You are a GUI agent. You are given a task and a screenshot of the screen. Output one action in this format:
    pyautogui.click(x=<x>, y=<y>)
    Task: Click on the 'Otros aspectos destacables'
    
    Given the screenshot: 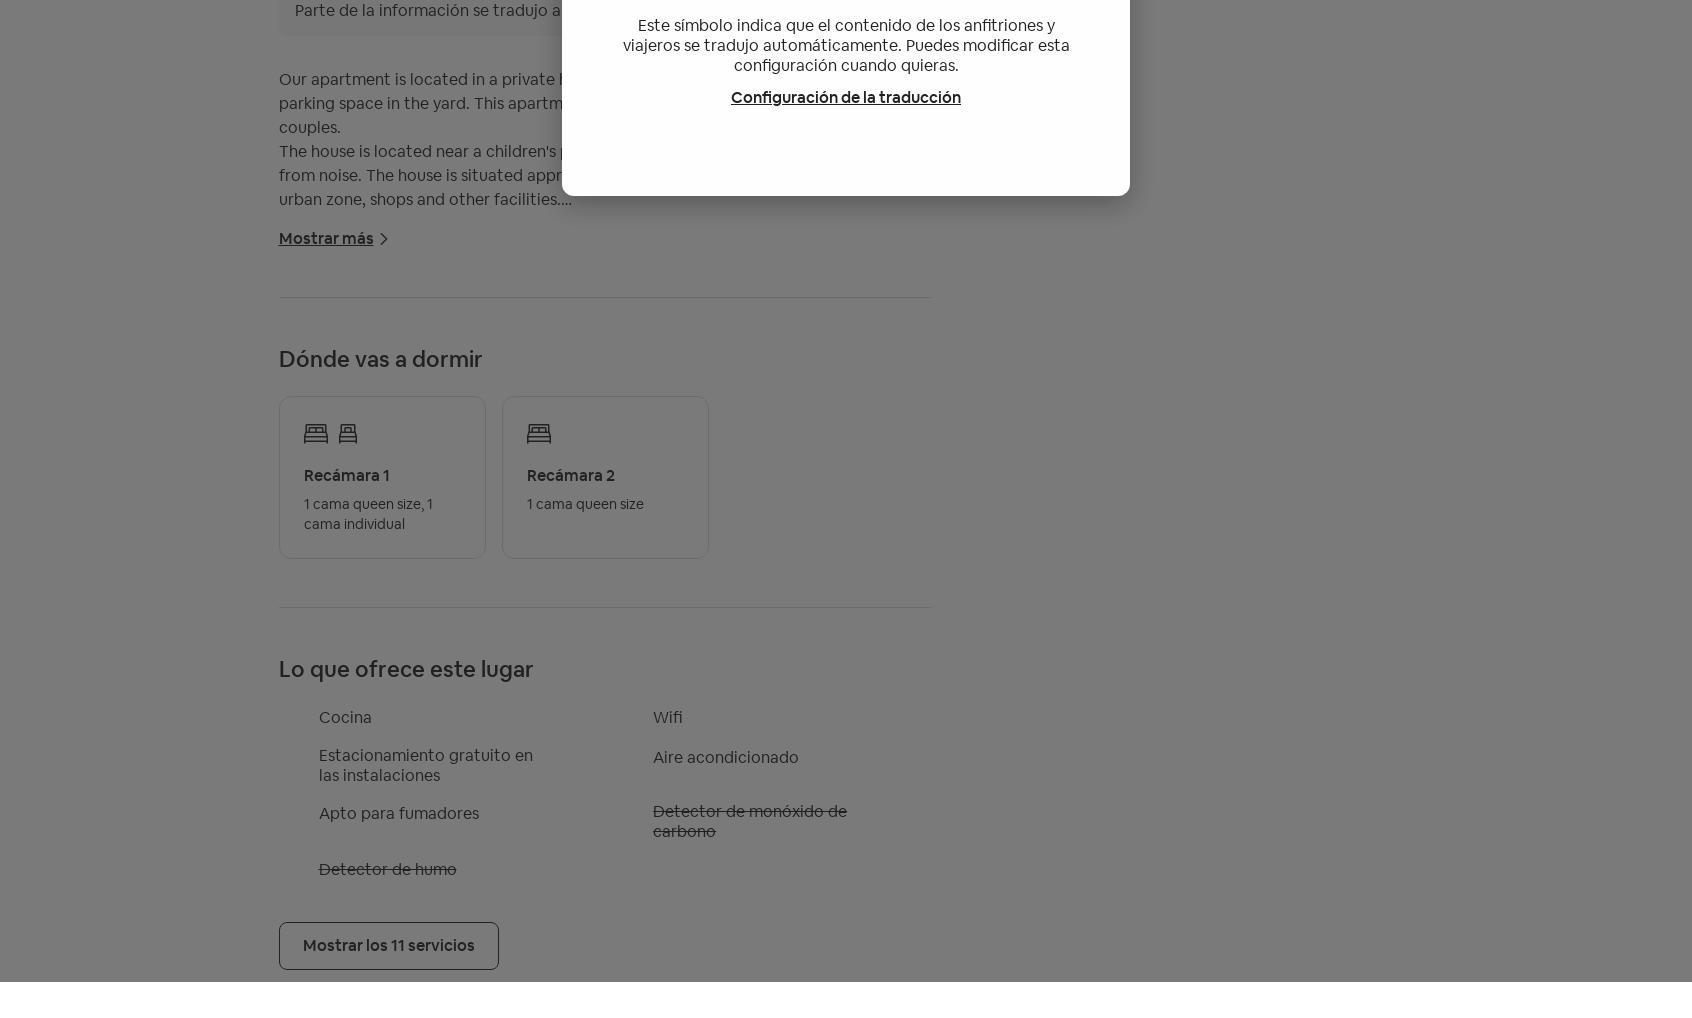 What is the action you would take?
    pyautogui.click(x=277, y=510)
    